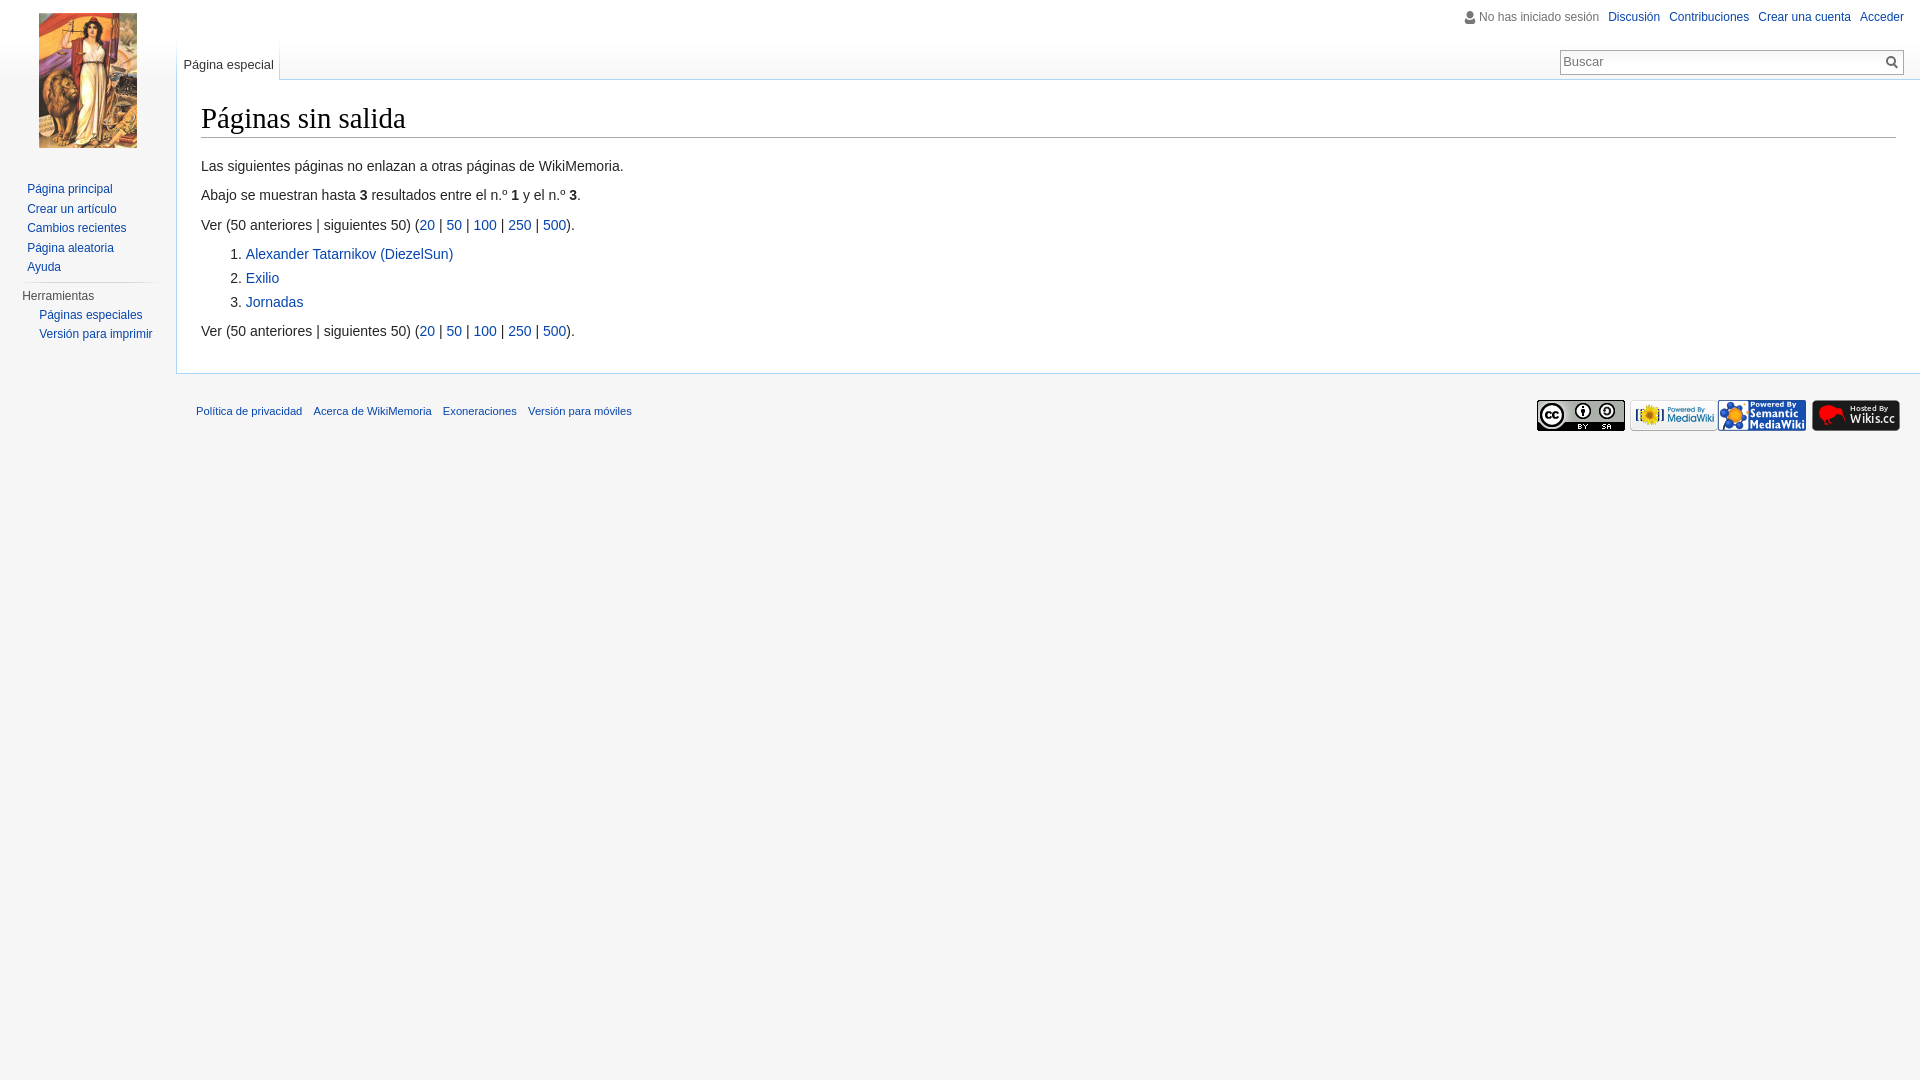 The height and width of the screenshot is (1080, 1920). Describe the element at coordinates (554, 224) in the screenshot. I see `'500'` at that location.